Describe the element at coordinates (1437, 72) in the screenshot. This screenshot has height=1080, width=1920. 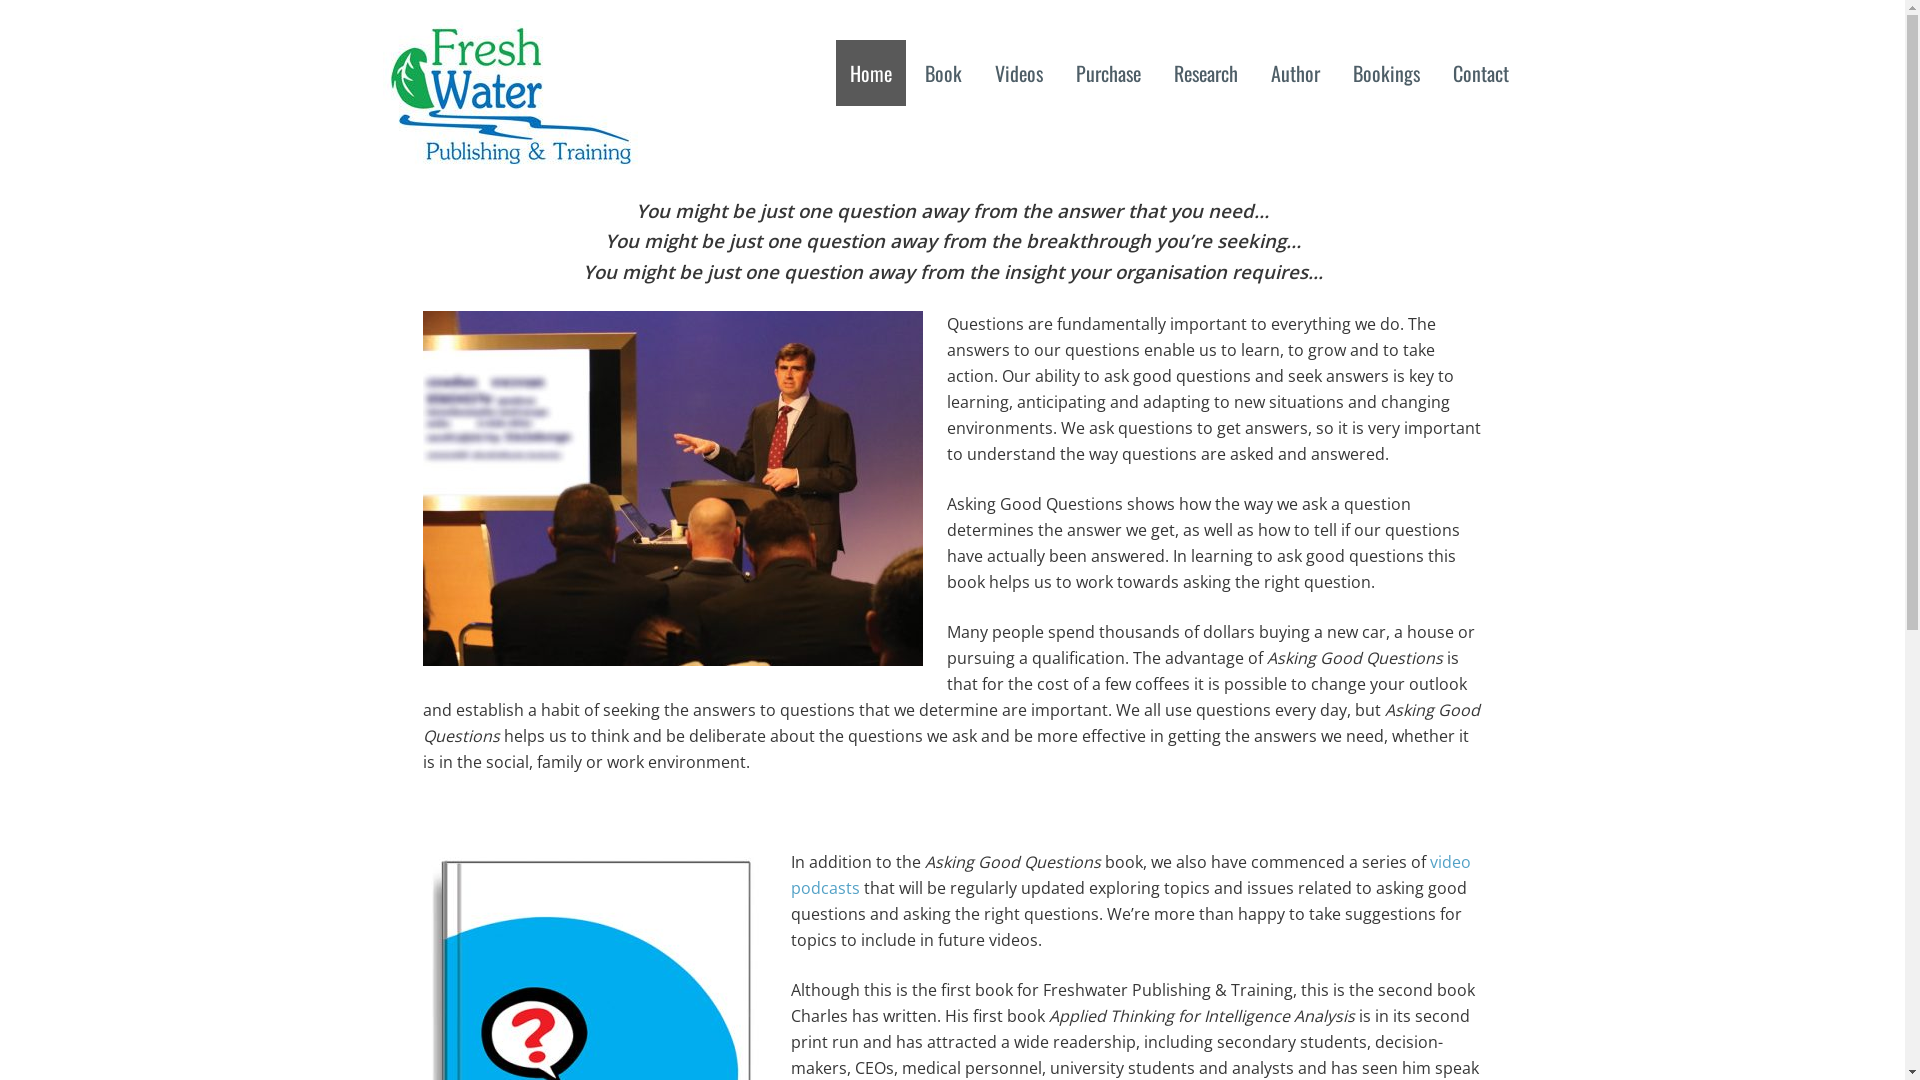
I see `'Contact'` at that location.